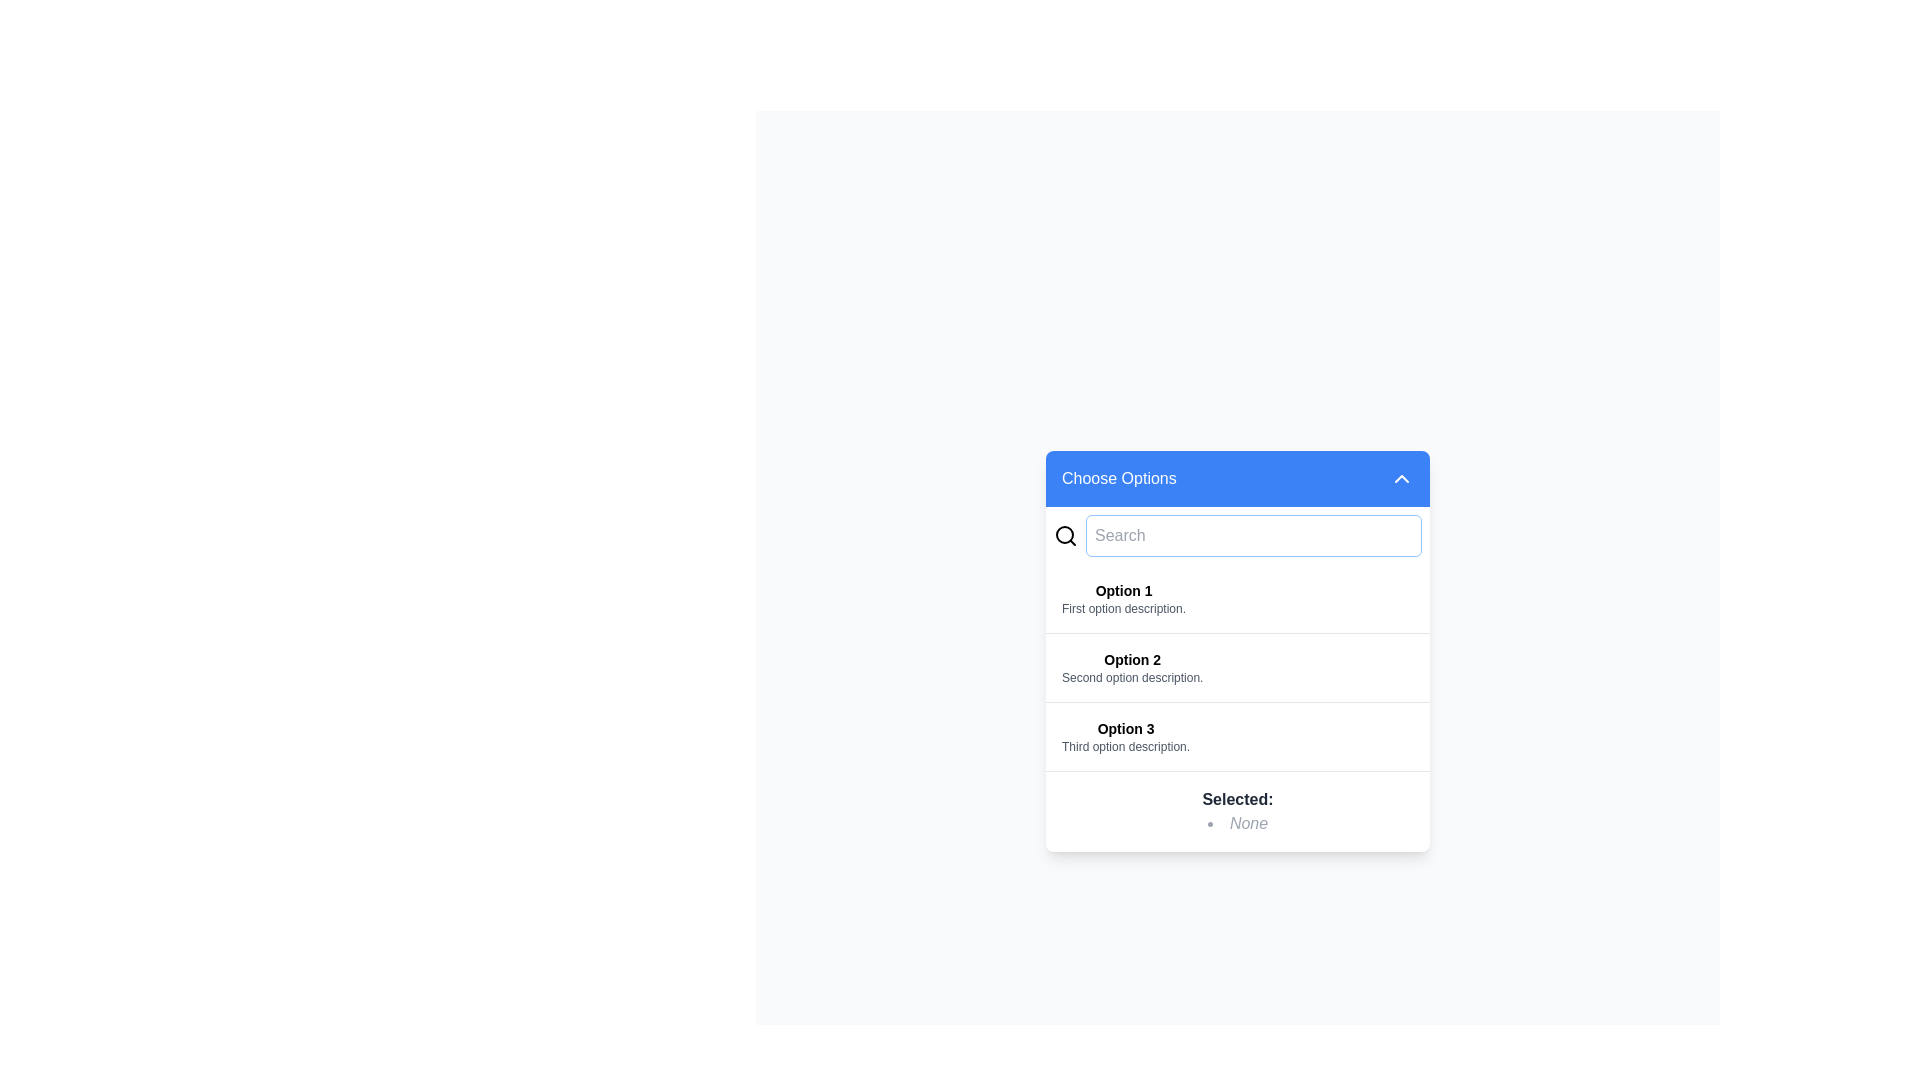 The height and width of the screenshot is (1080, 1920). What do you see at coordinates (1126, 736) in the screenshot?
I see `the textual element displaying 'Option 3' with the description 'Third option description' in the dropdown menu under 'Choose Options'` at bounding box center [1126, 736].